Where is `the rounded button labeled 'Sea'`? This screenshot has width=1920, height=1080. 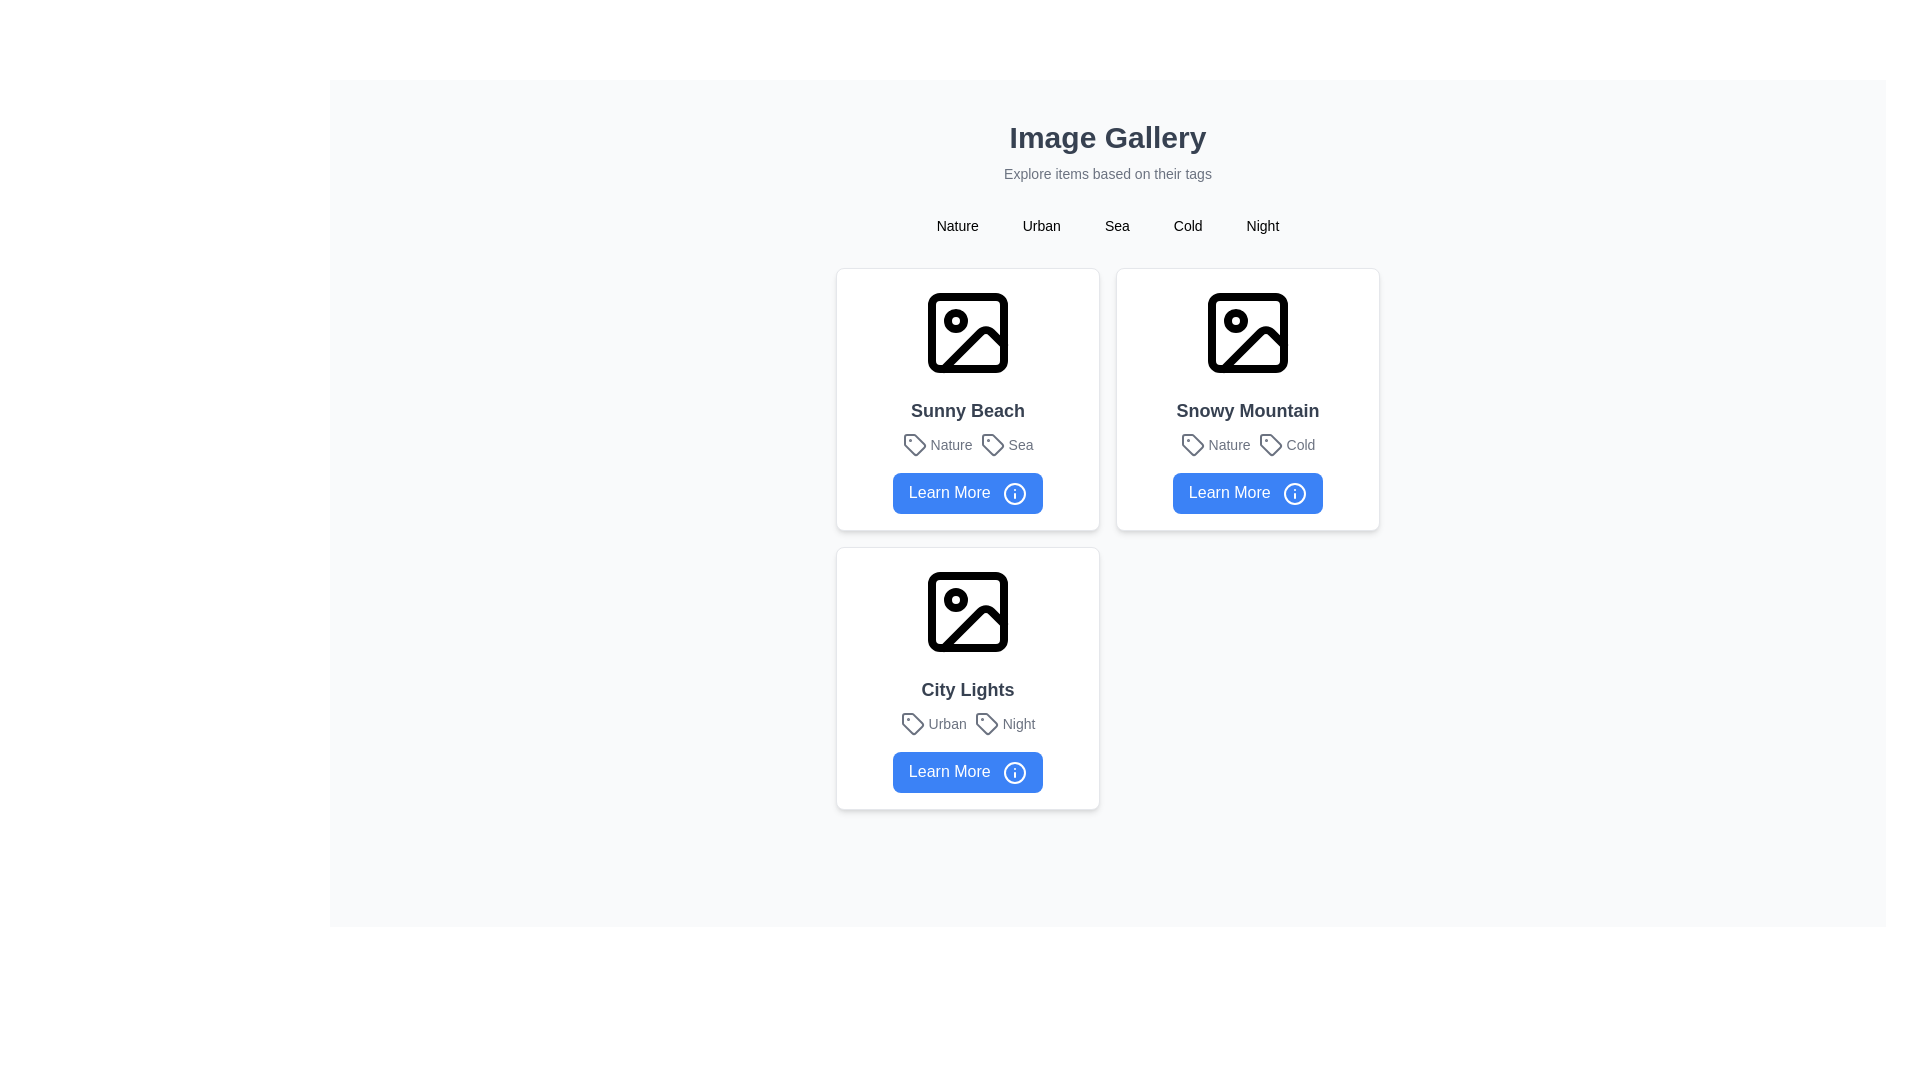 the rounded button labeled 'Sea' is located at coordinates (1116, 225).